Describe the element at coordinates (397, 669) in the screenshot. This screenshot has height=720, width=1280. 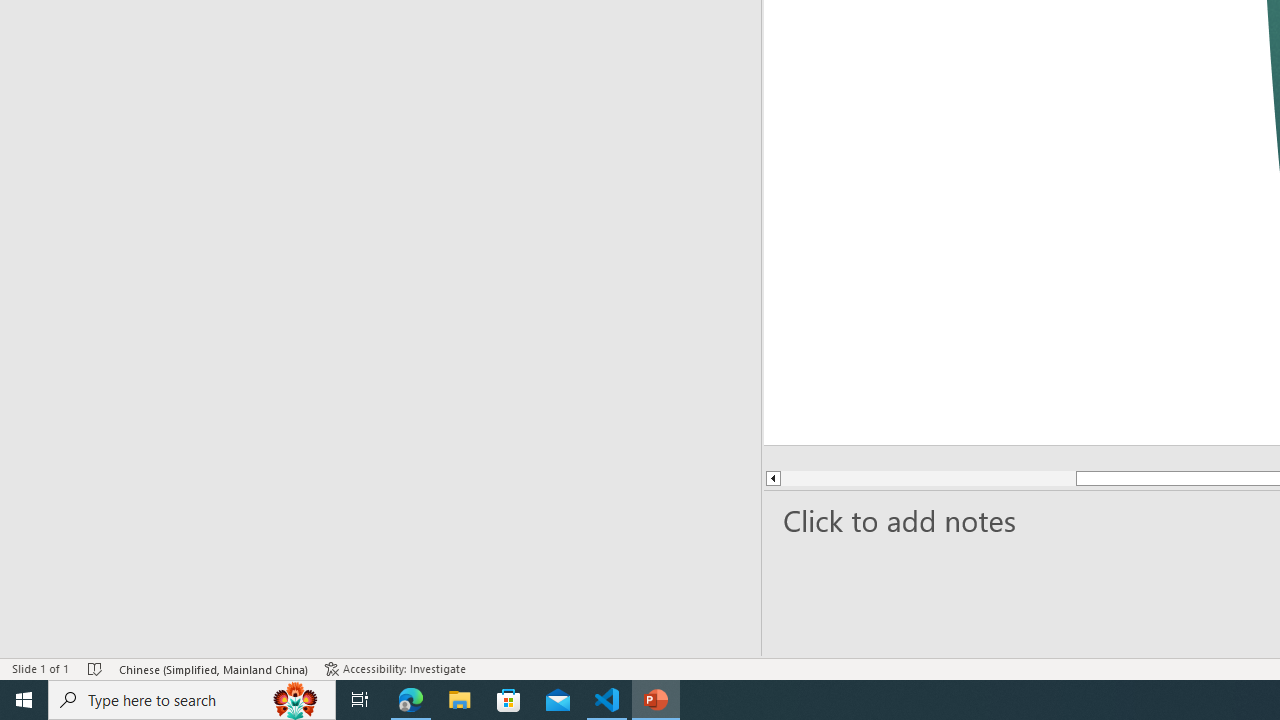
I see `'Accessibility Checker Accessibility: Investigate'` at that location.